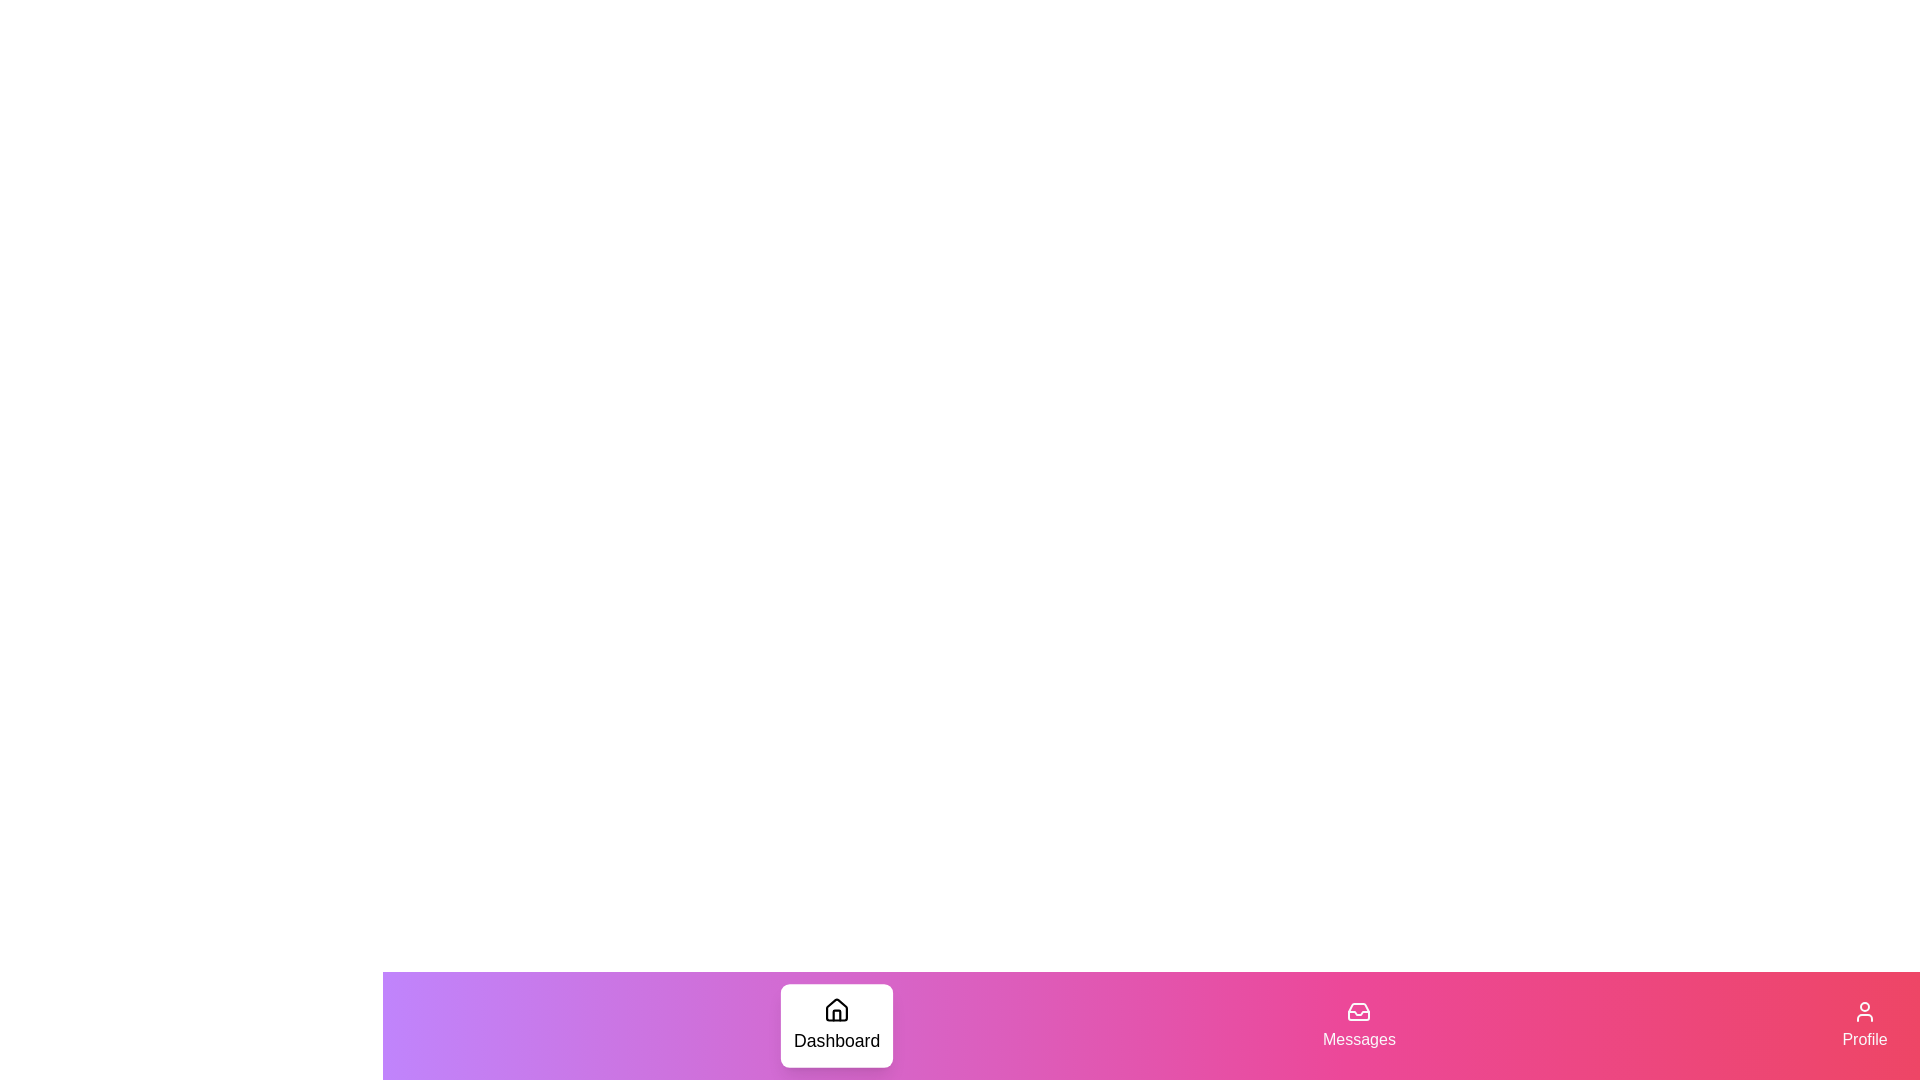 The width and height of the screenshot is (1920, 1080). What do you see at coordinates (837, 1026) in the screenshot?
I see `the tab labeled Dashboard in the bottom navigation bar` at bounding box center [837, 1026].